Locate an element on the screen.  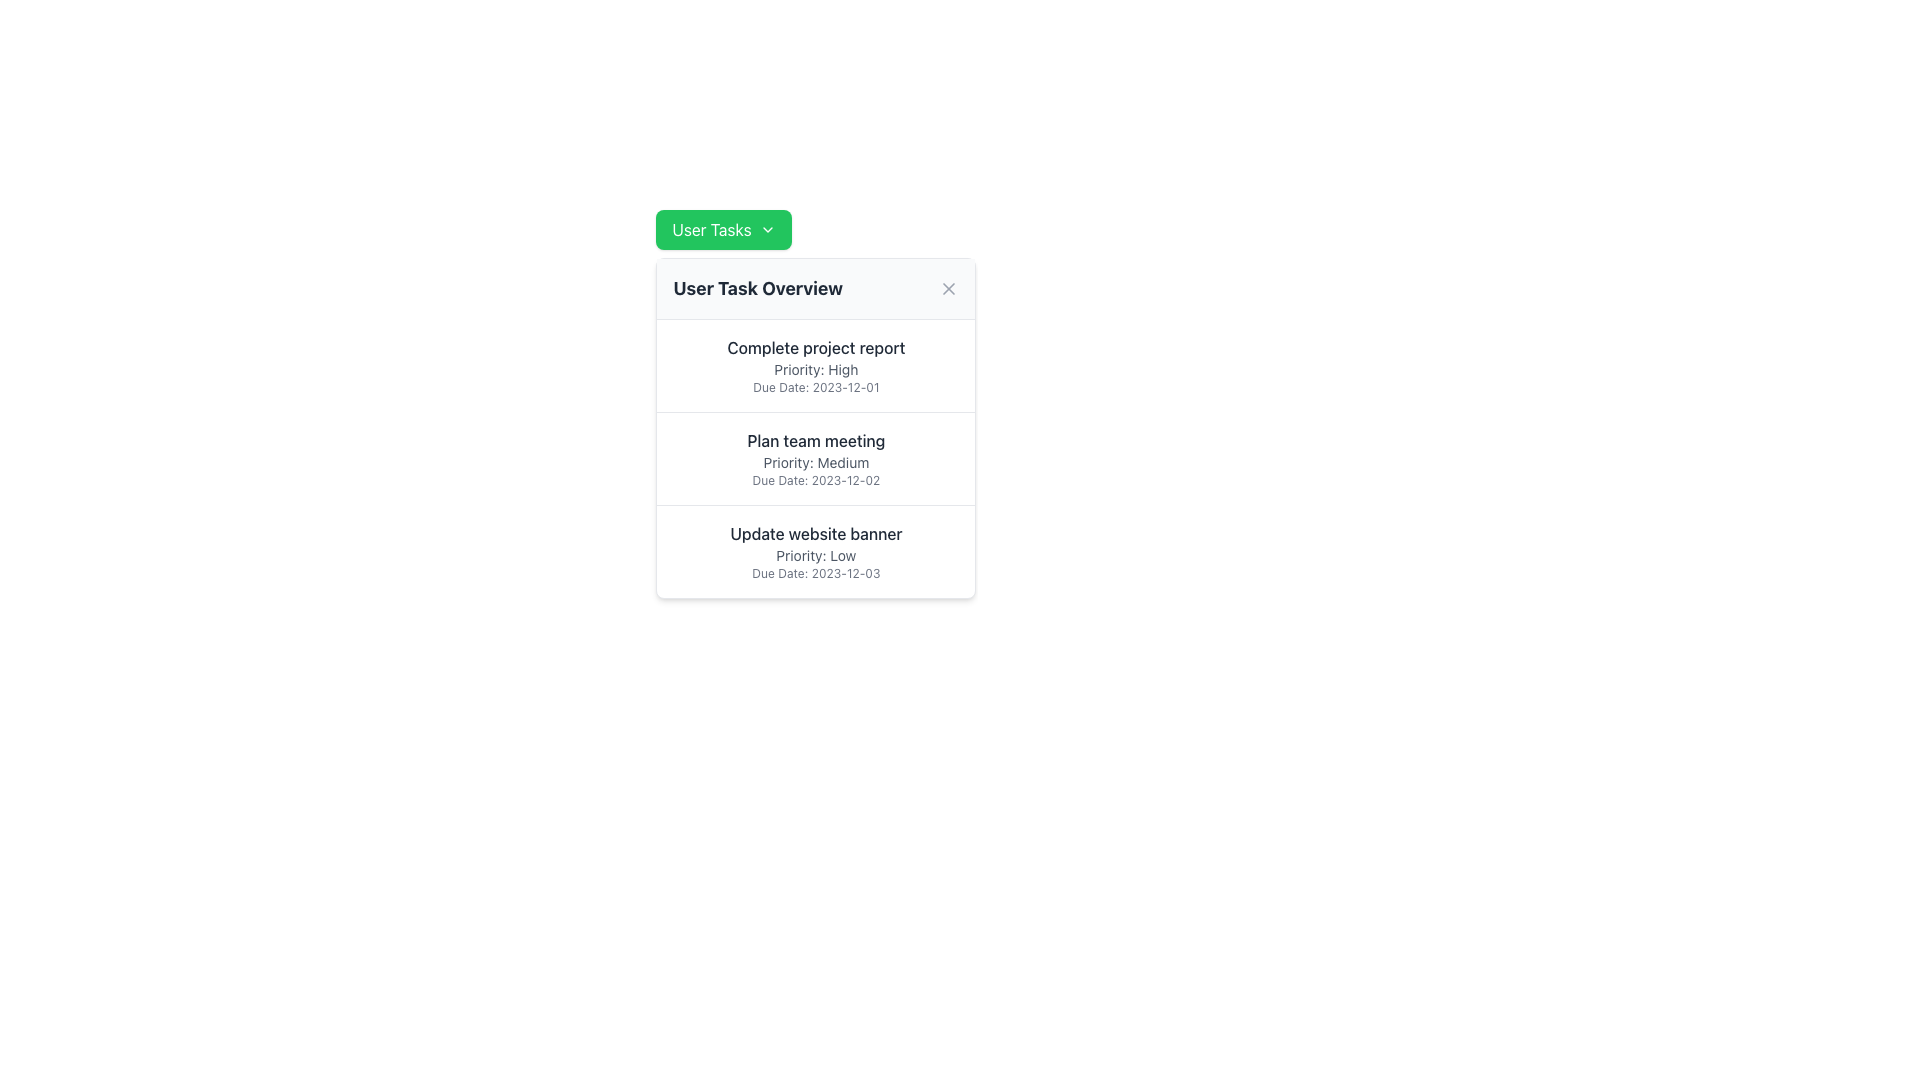
the non-interactive text label indicating the priority level of the task 'Plan team meeting', which is positioned below the task title in the task list is located at coordinates (816, 462).